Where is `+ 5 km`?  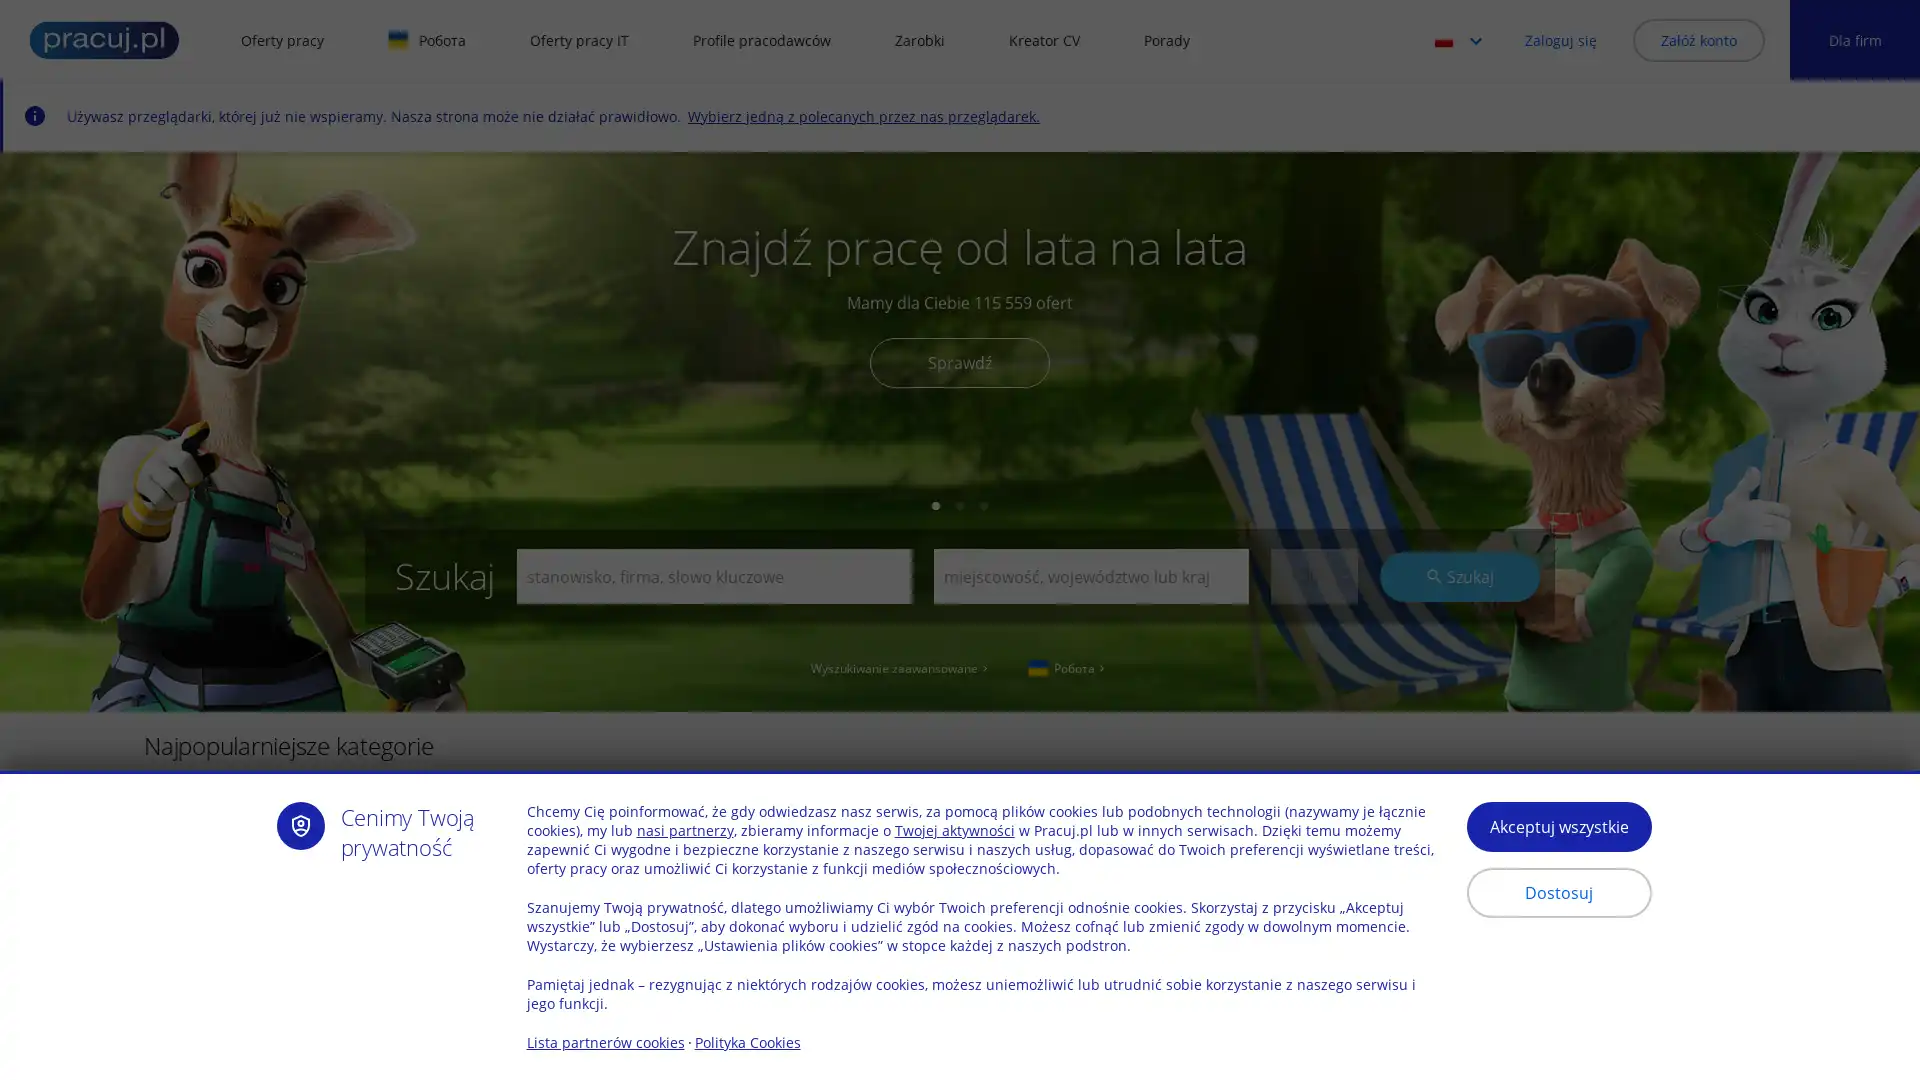 + 5 km is located at coordinates (1313, 648).